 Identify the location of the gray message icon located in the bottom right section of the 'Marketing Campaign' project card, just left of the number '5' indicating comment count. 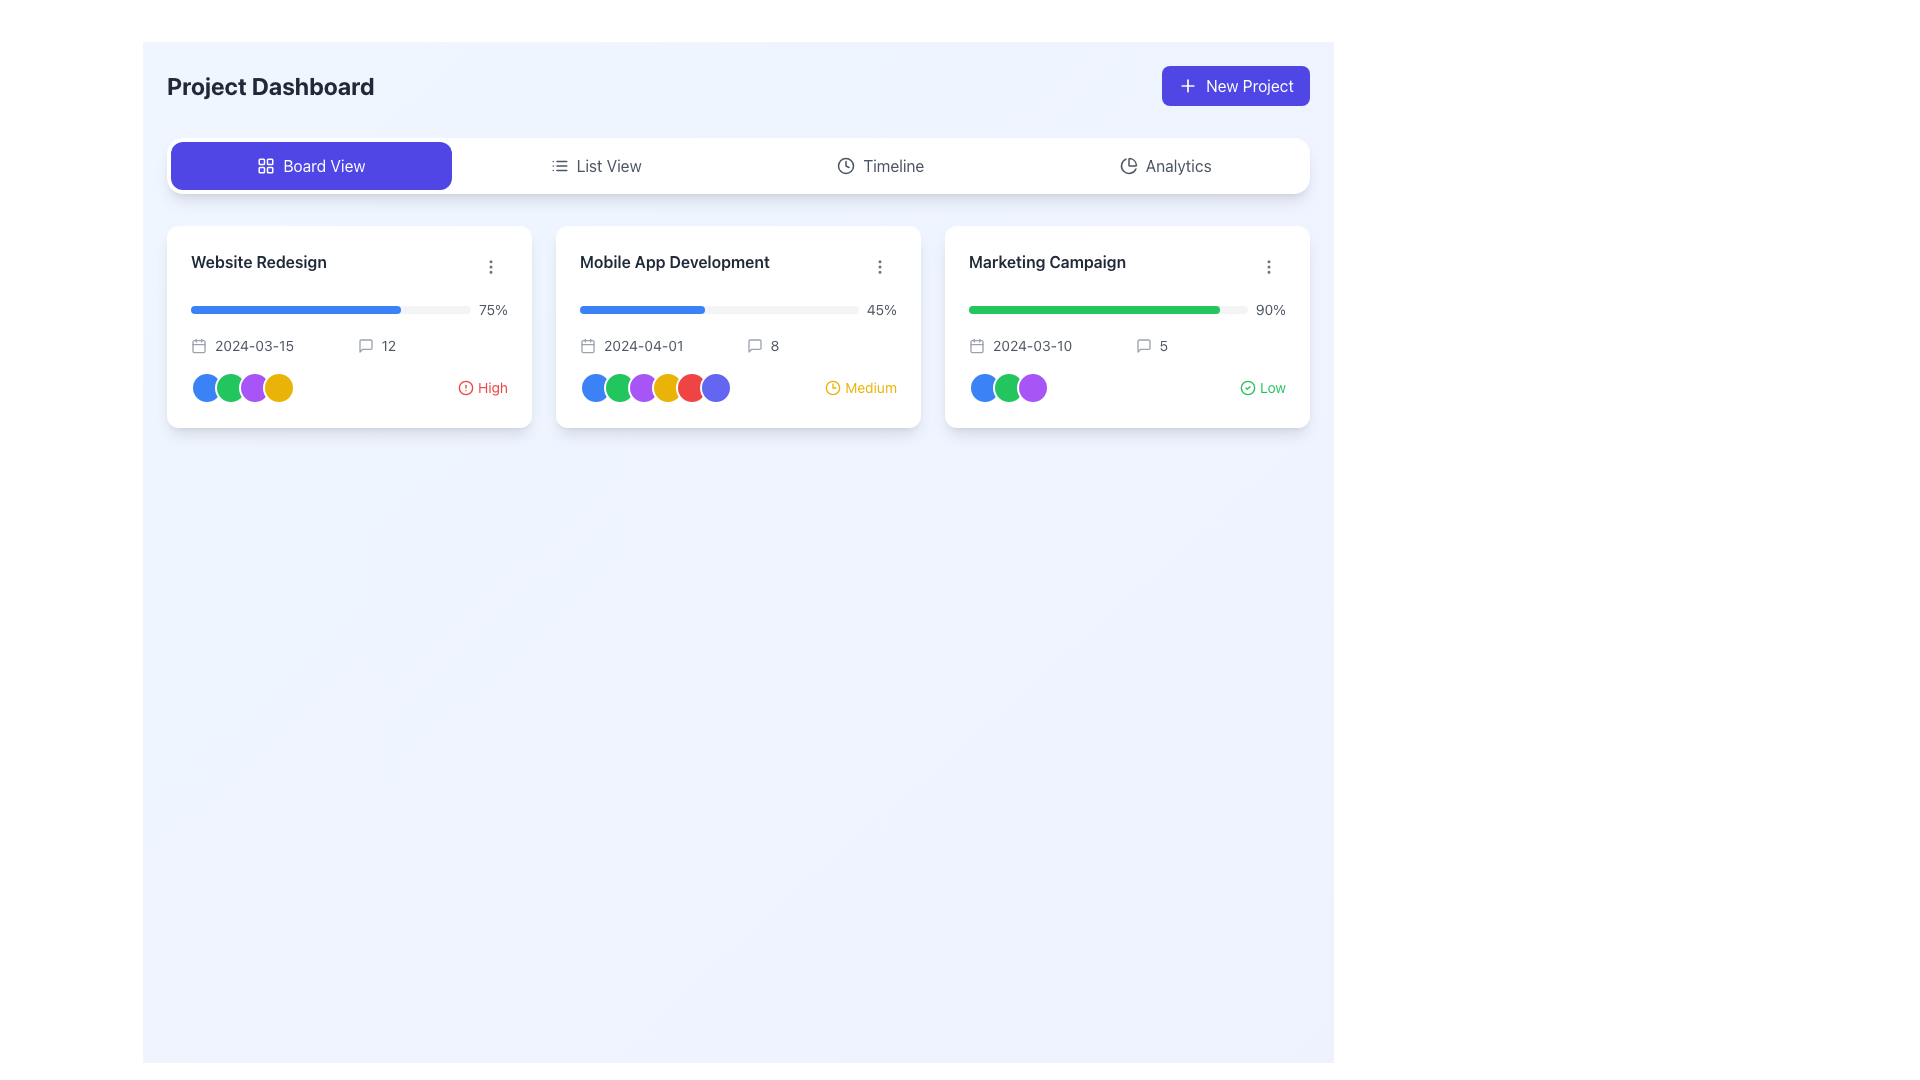
(1143, 345).